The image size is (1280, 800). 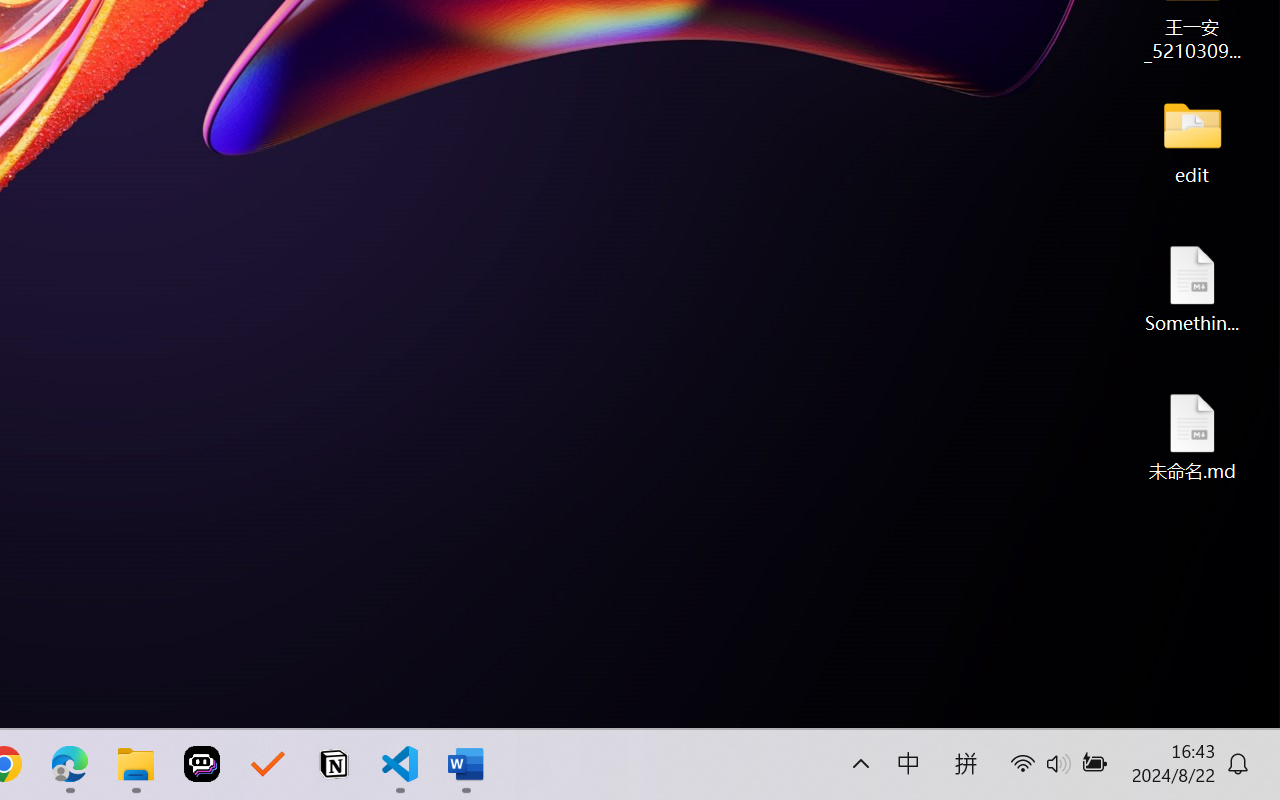 I want to click on 'Something.md', so click(x=1192, y=288).